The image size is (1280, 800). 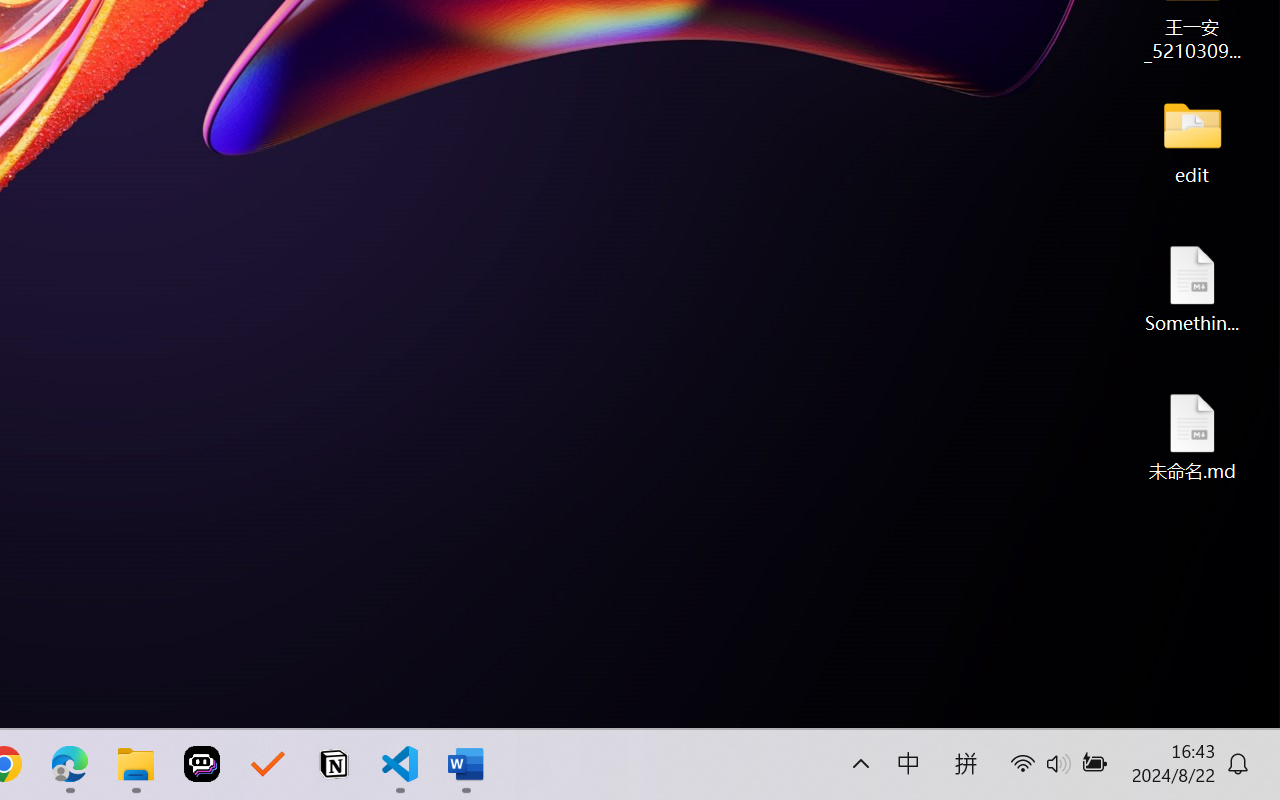 I want to click on 'Something.md', so click(x=1192, y=288).